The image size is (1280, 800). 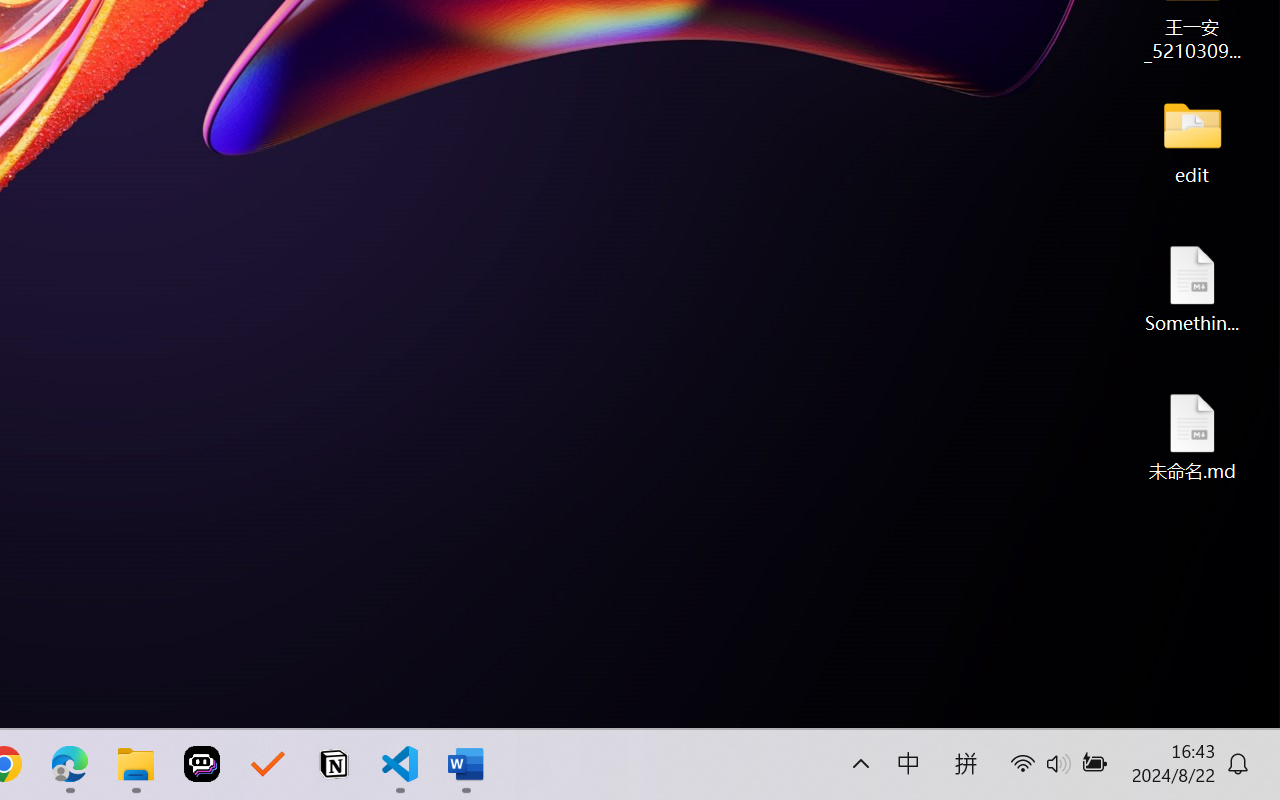 I want to click on 'Something.md', so click(x=1192, y=288).